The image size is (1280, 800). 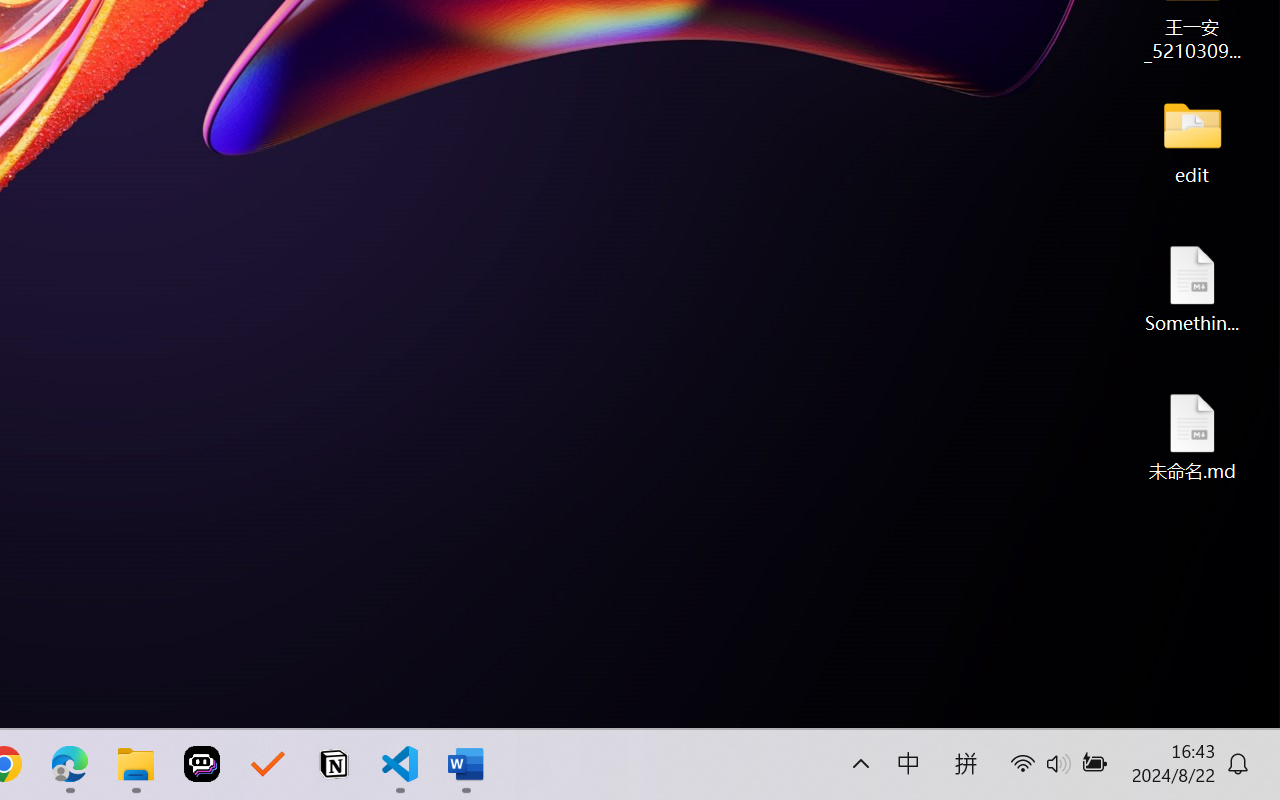 I want to click on 'Something.md', so click(x=1192, y=288).